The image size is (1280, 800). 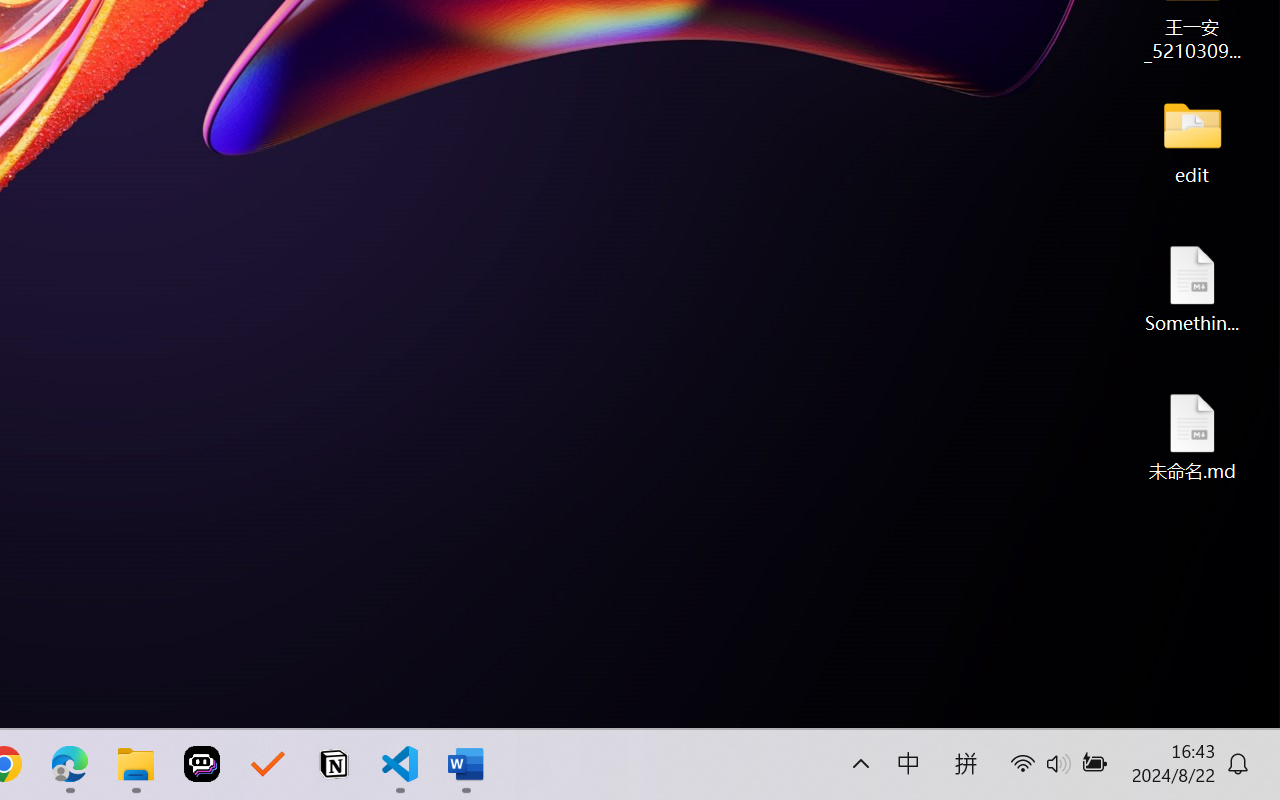 I want to click on 'Something.md', so click(x=1192, y=288).